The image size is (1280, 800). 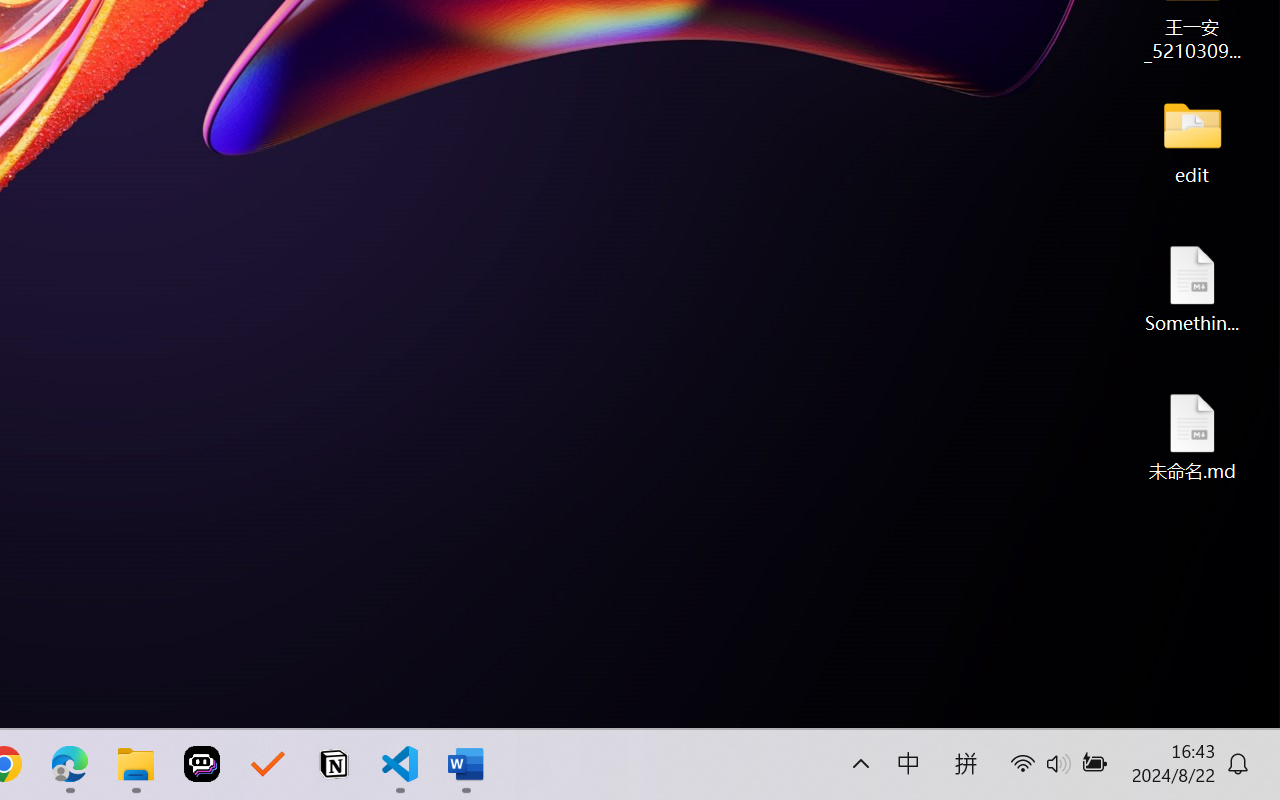 I want to click on 'Something.md', so click(x=1192, y=288).